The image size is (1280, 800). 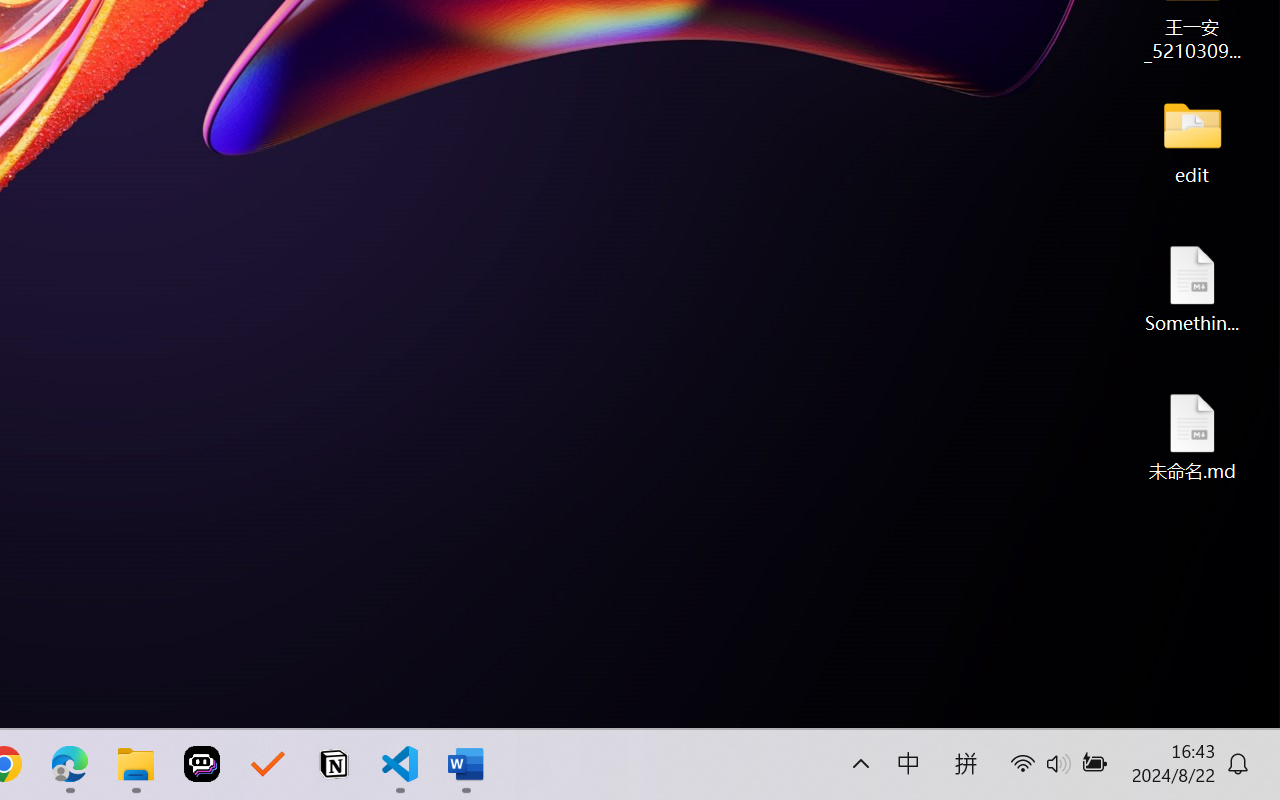 I want to click on 'Something.md', so click(x=1192, y=288).